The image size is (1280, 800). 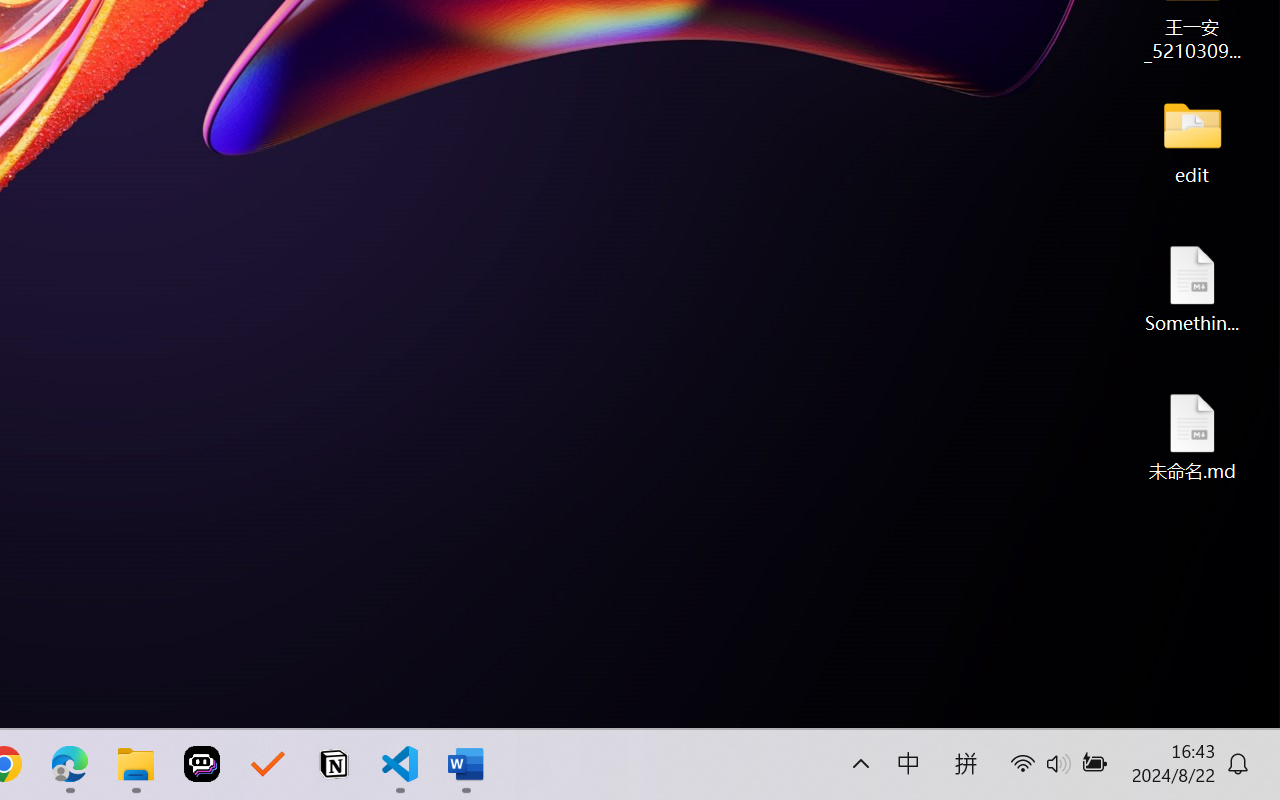 I want to click on 'Something.md', so click(x=1192, y=288).